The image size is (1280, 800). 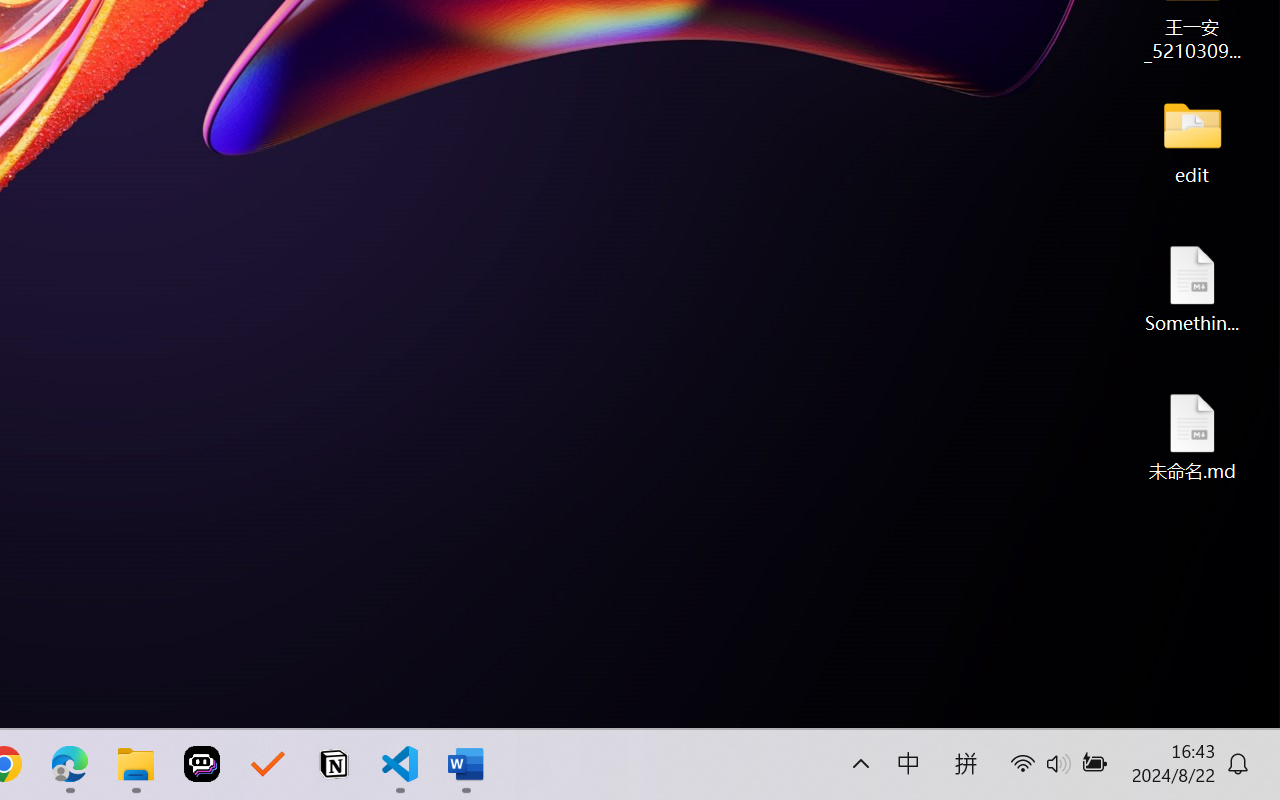 I want to click on 'Something.md', so click(x=1192, y=288).